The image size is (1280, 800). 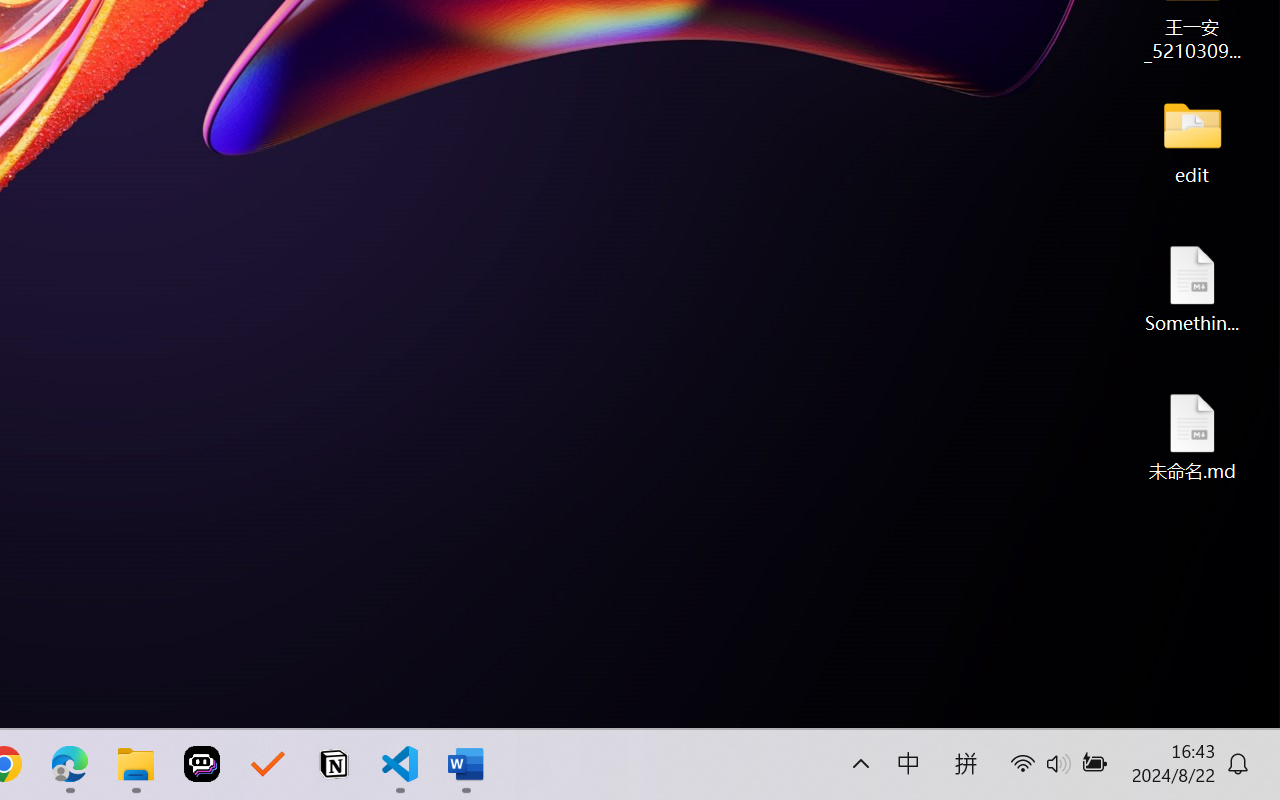 I want to click on 'Something.md', so click(x=1192, y=288).